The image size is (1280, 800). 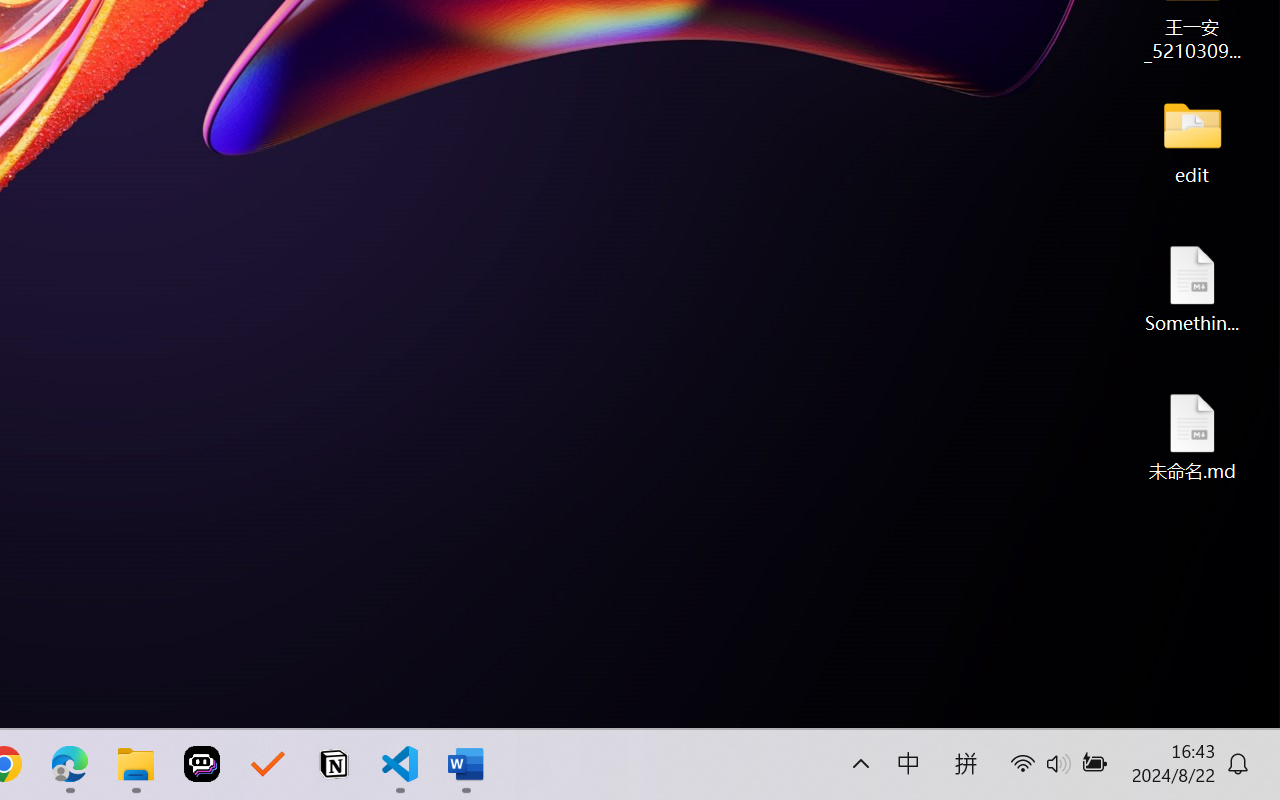 I want to click on 'Something.md', so click(x=1192, y=288).